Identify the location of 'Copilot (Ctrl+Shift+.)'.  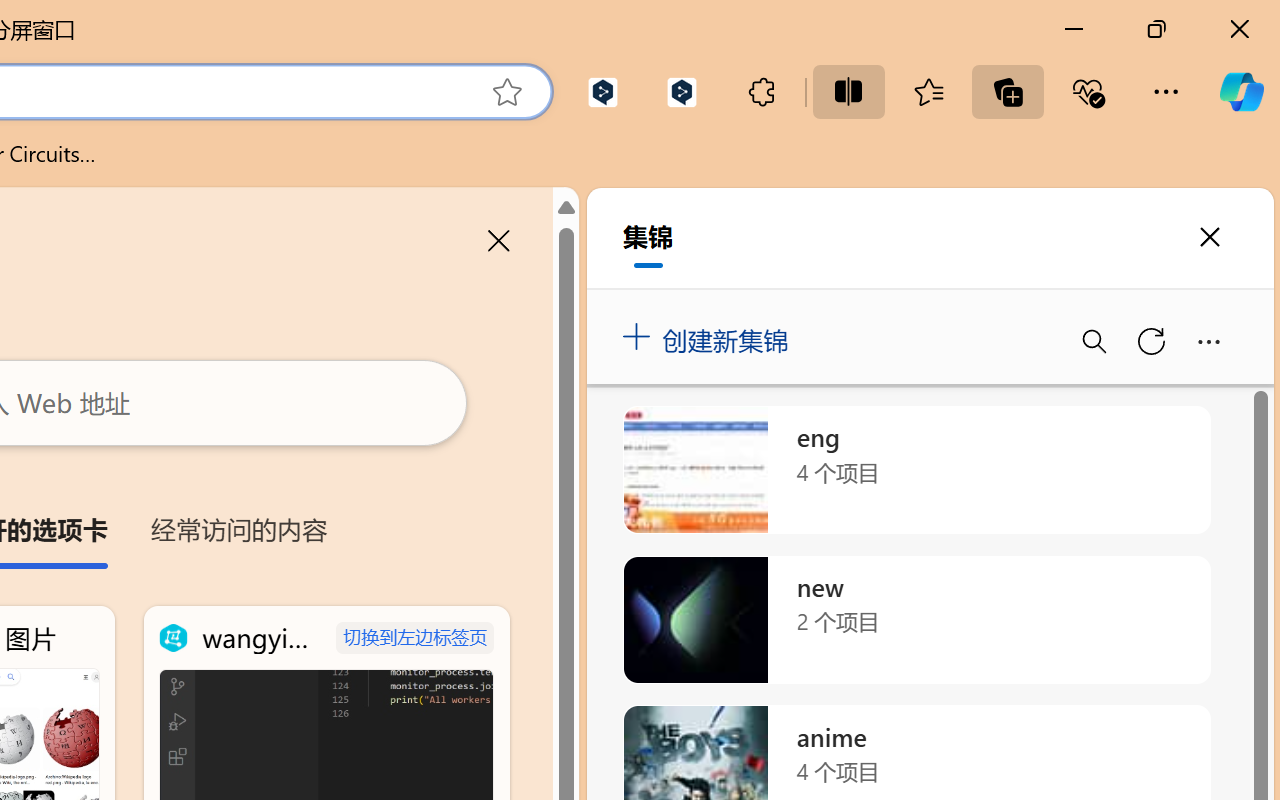
(1240, 91).